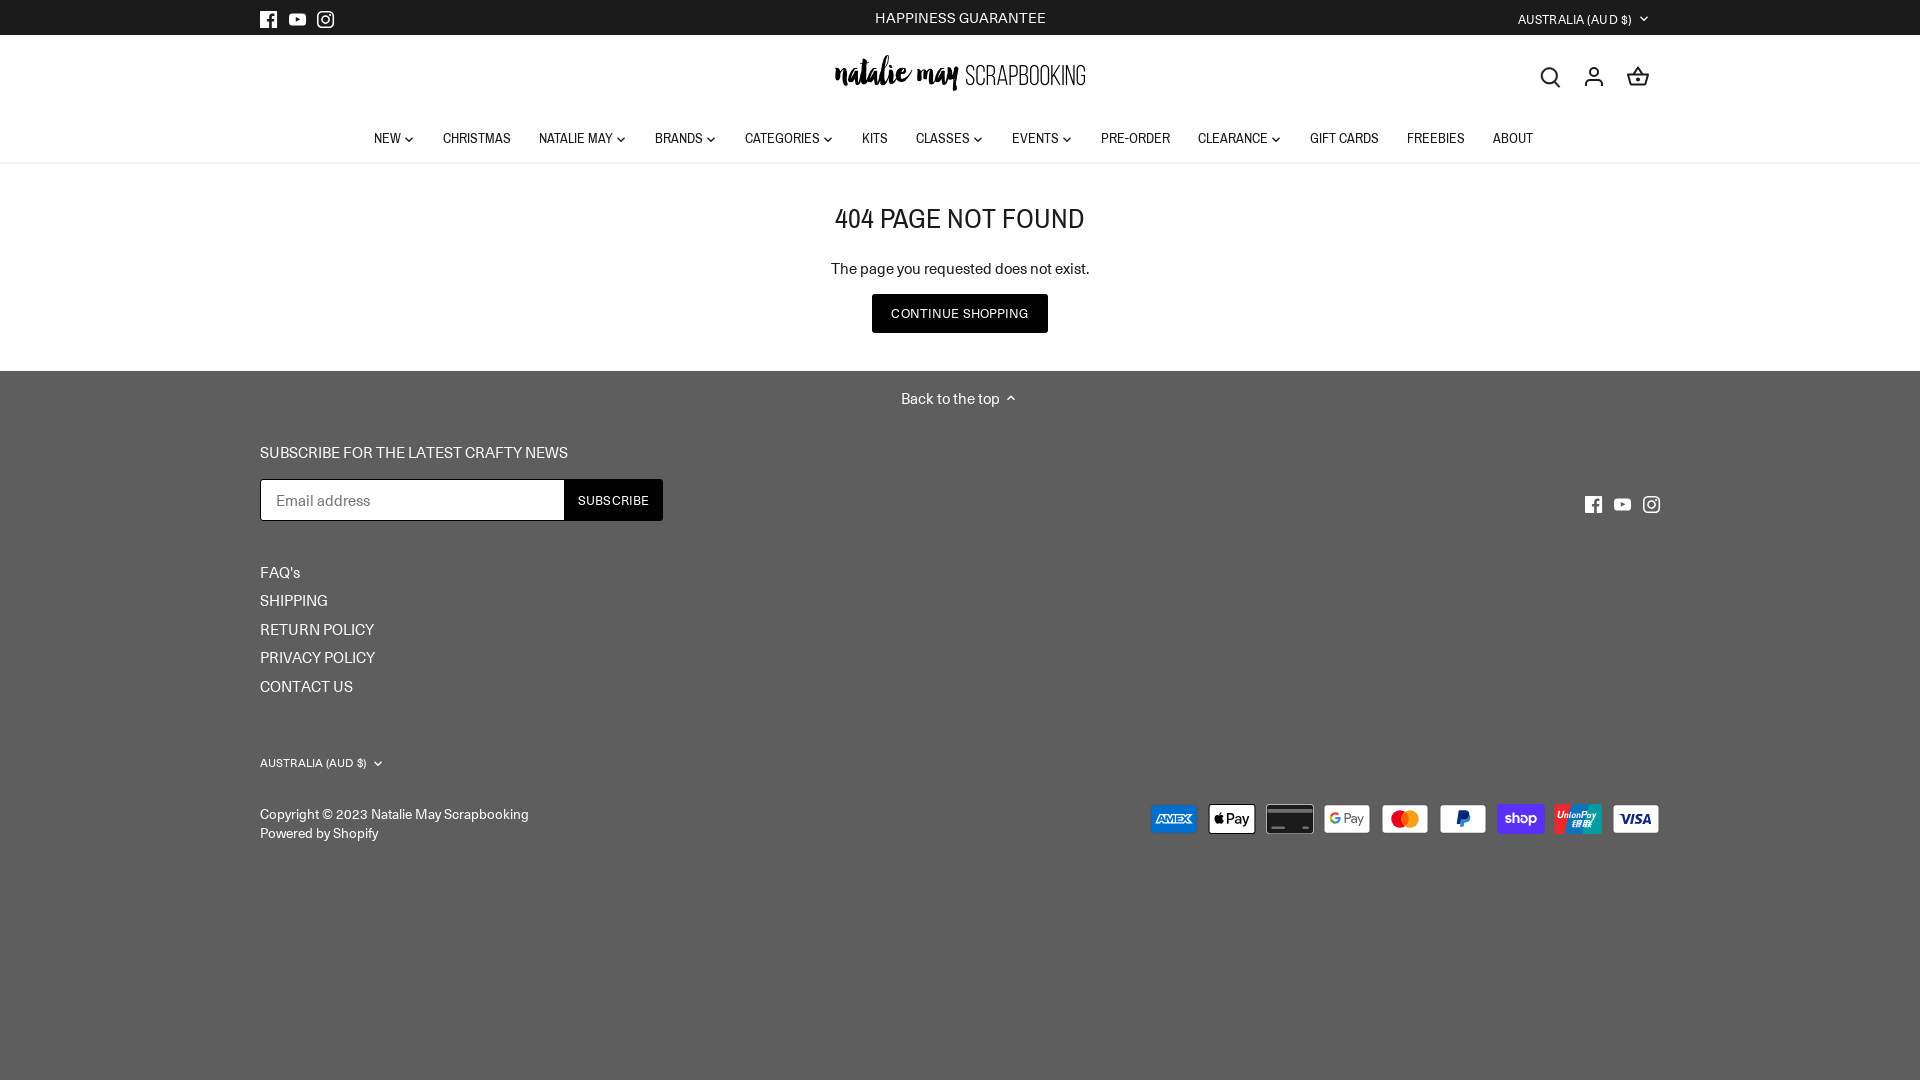  What do you see at coordinates (1517, 19) in the screenshot?
I see `'AUSTRALIA (AUD $)'` at bounding box center [1517, 19].